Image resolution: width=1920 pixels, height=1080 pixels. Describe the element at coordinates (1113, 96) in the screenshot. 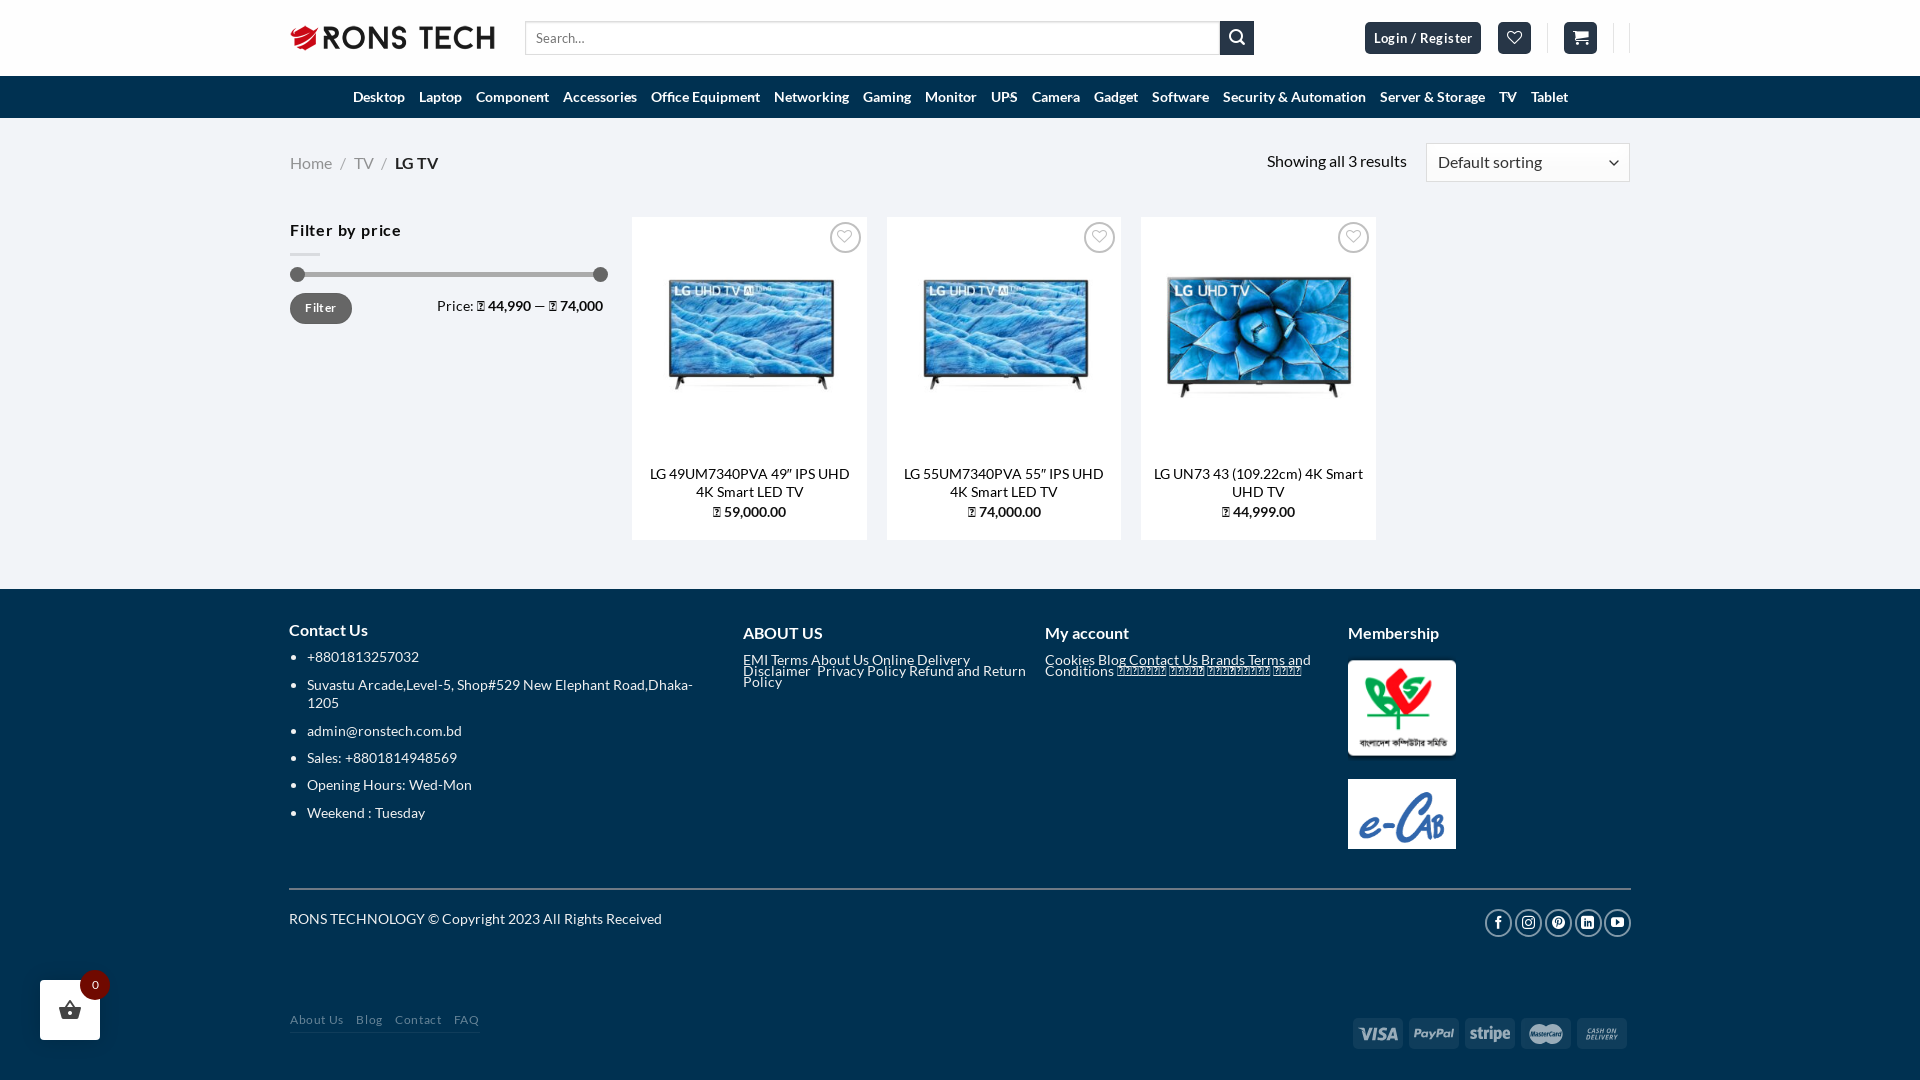

I see `'Gadget'` at that location.